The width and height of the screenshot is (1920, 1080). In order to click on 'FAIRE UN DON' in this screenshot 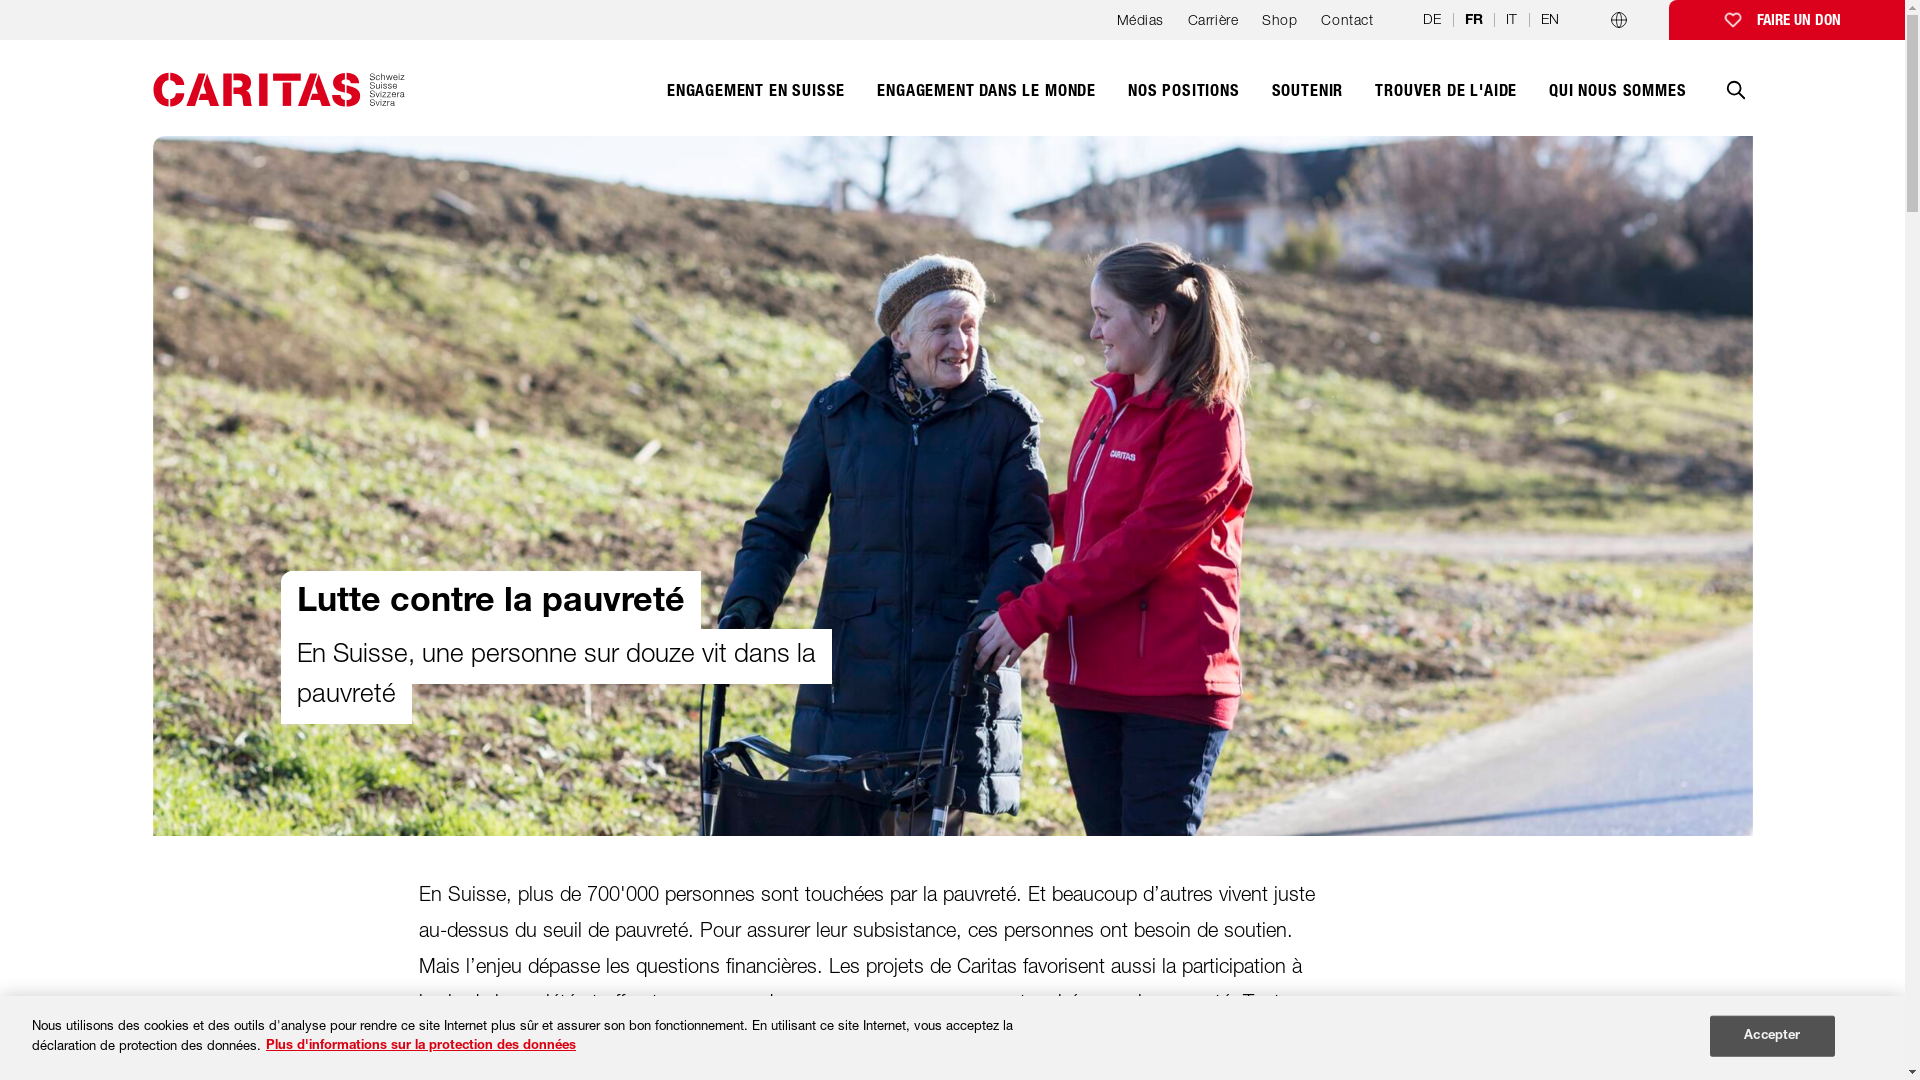, I will do `click(1786, 19)`.